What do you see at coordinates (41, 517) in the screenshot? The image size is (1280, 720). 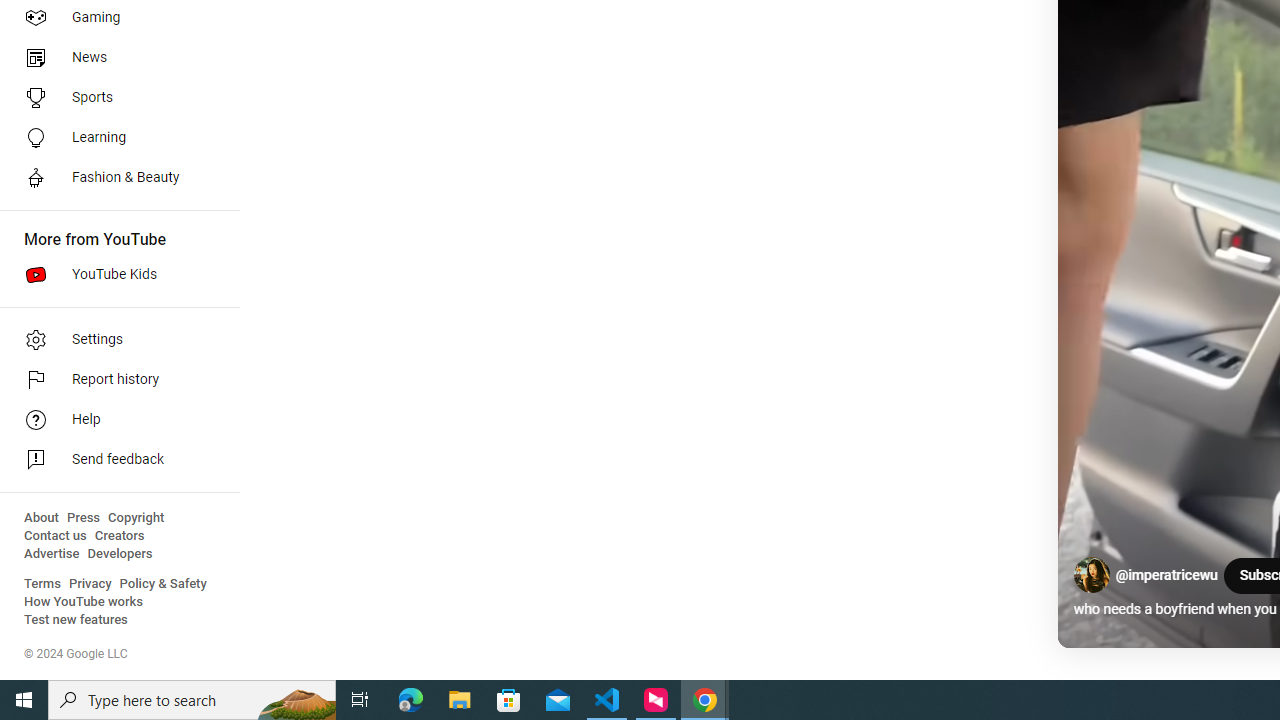 I see `'About'` at bounding box center [41, 517].